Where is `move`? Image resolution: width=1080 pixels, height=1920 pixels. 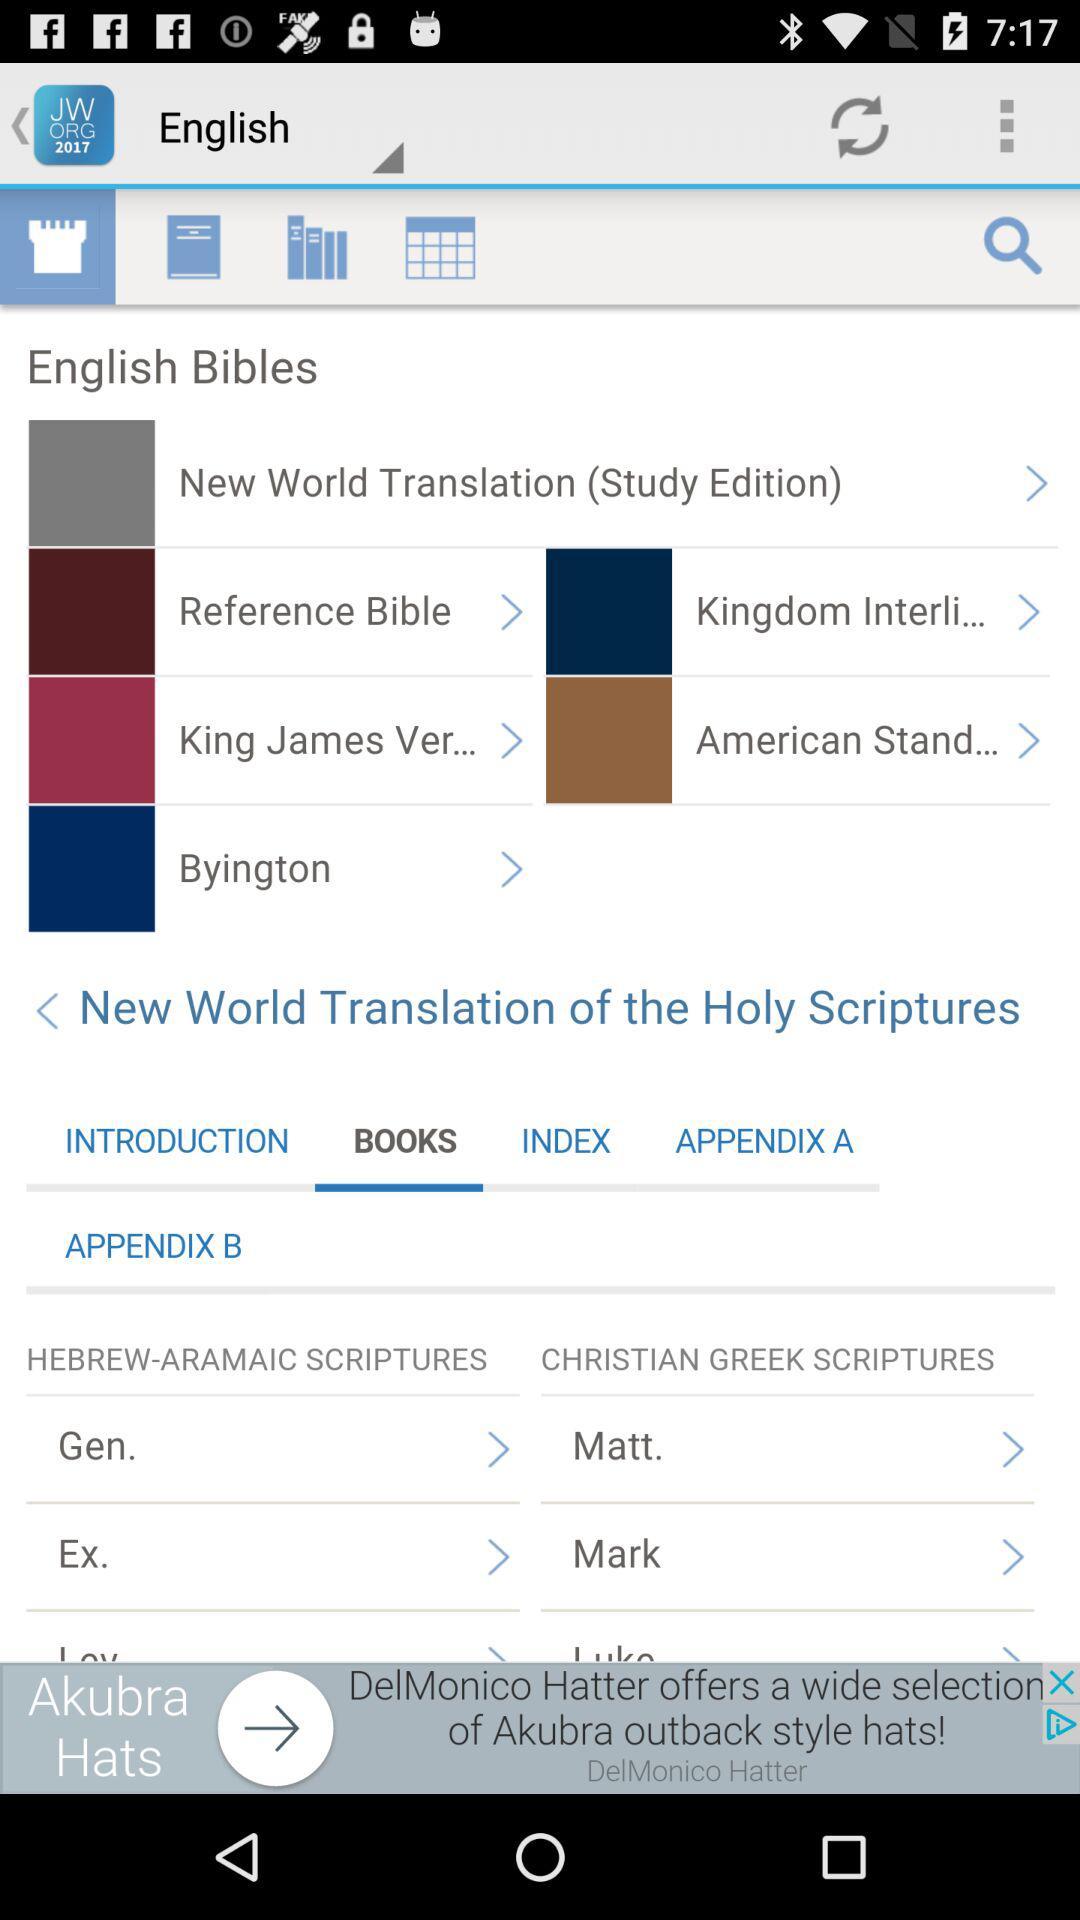 move is located at coordinates (540, 1727).